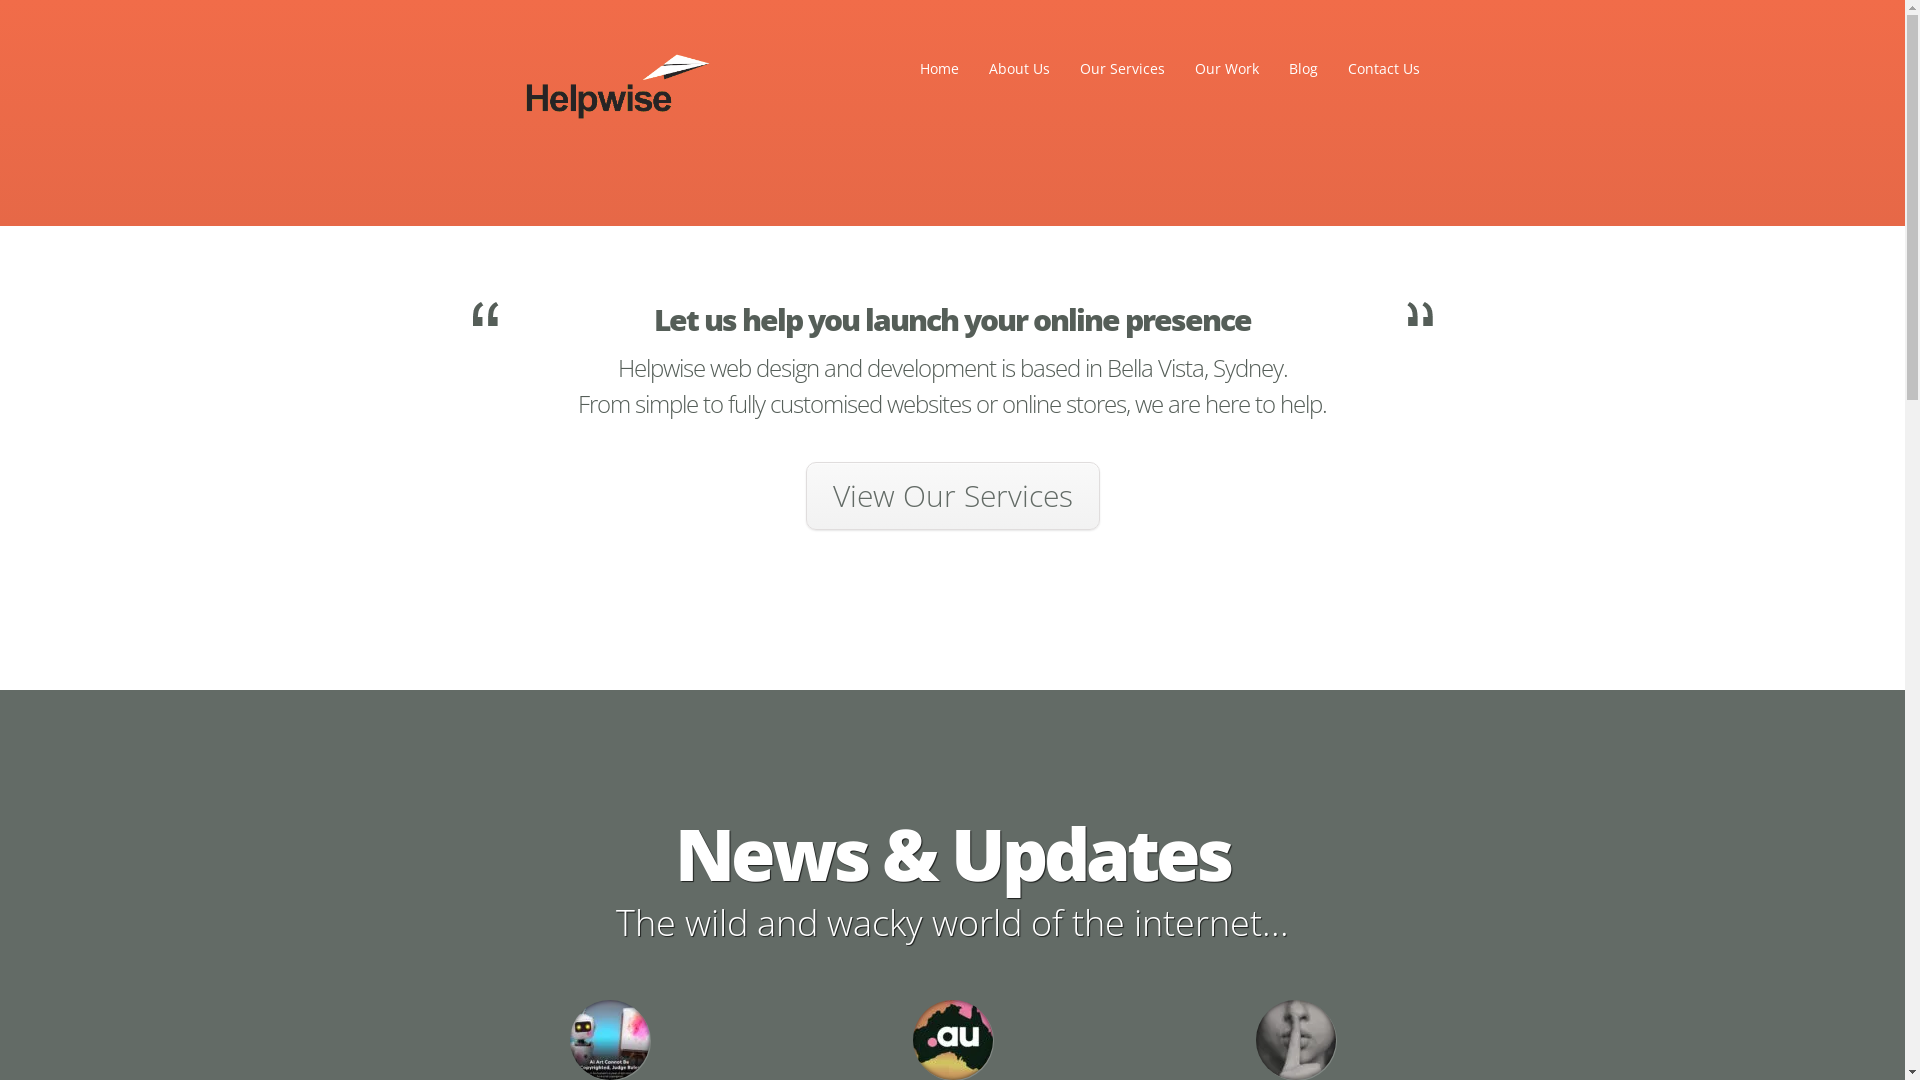 The image size is (1920, 1080). I want to click on 'Contact Us', so click(1381, 68).